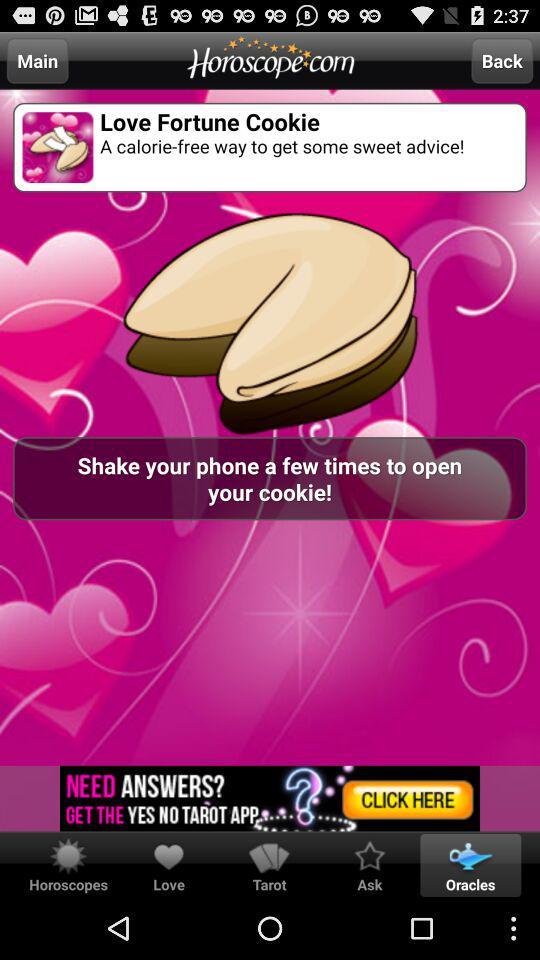 The height and width of the screenshot is (960, 540). I want to click on more information about an advertisement, so click(270, 798).